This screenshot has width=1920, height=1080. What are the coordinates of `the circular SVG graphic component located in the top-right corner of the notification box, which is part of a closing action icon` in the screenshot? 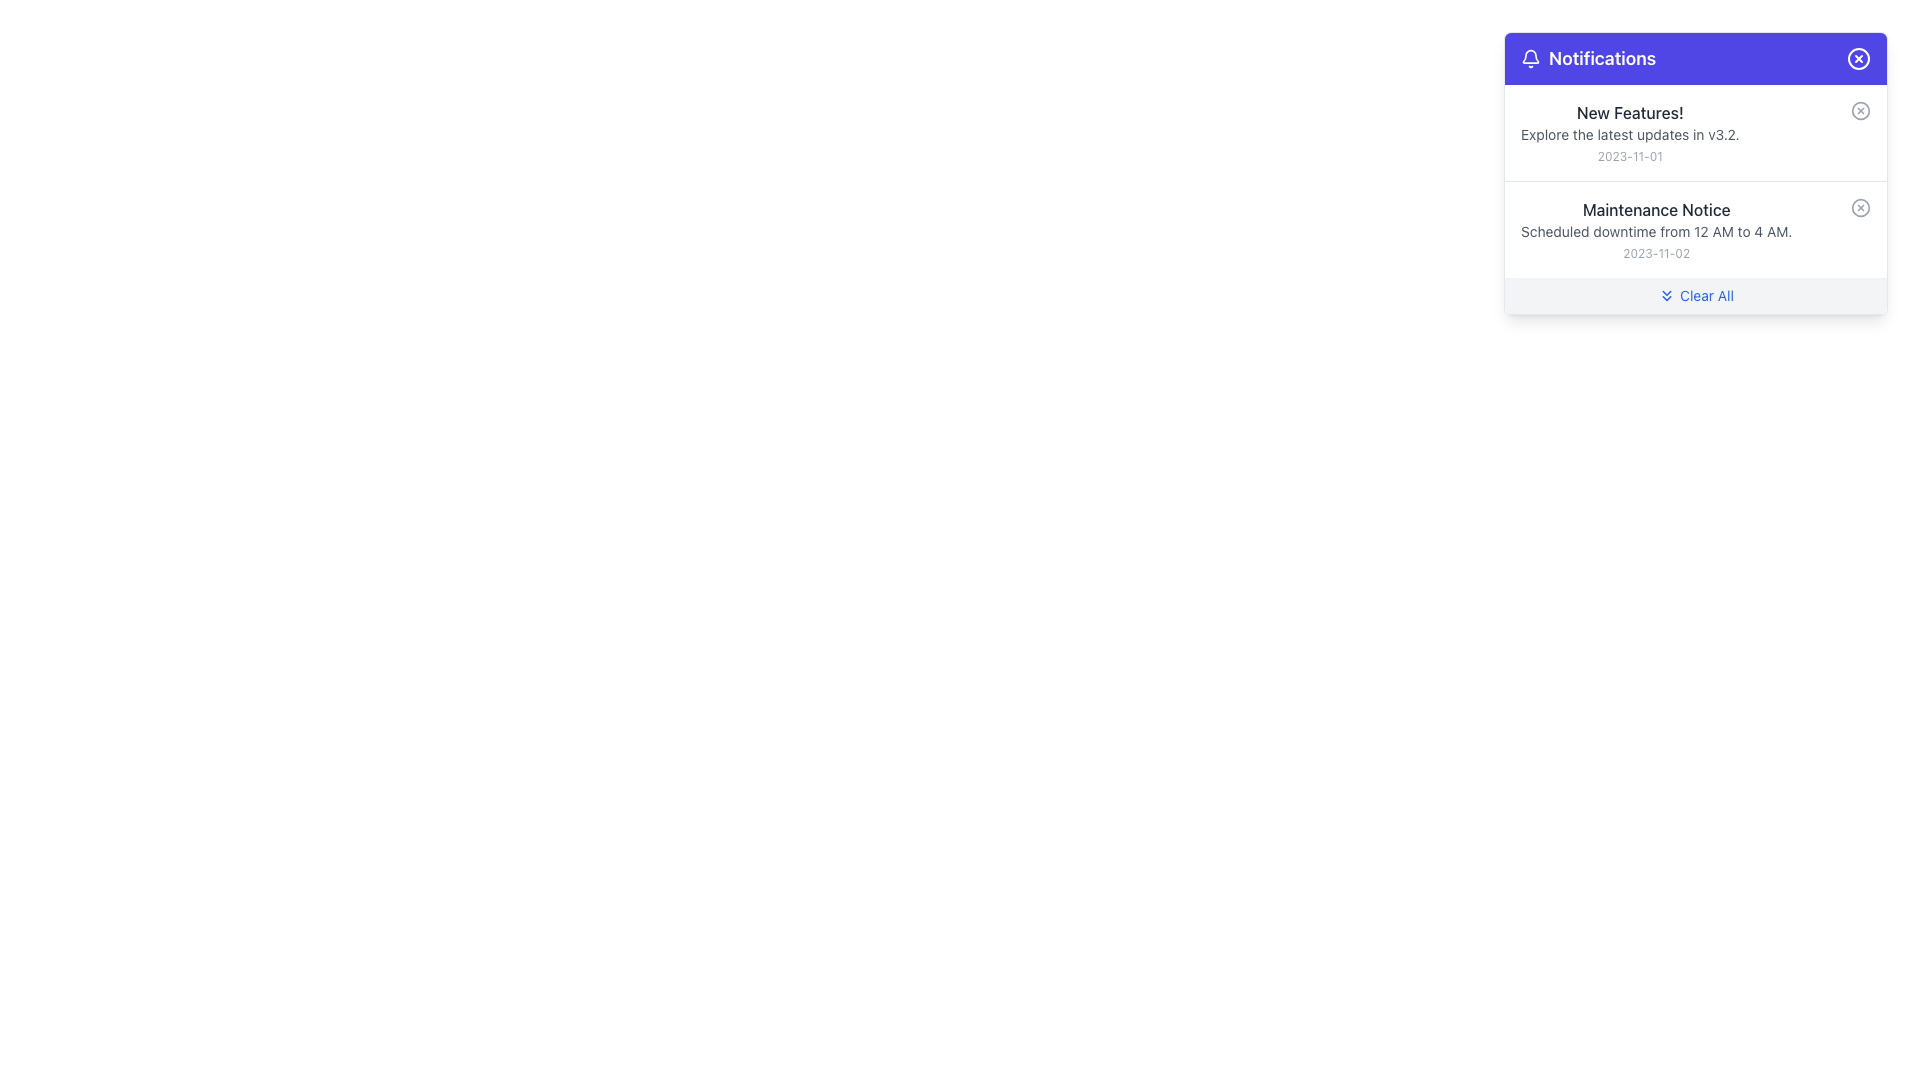 It's located at (1857, 57).